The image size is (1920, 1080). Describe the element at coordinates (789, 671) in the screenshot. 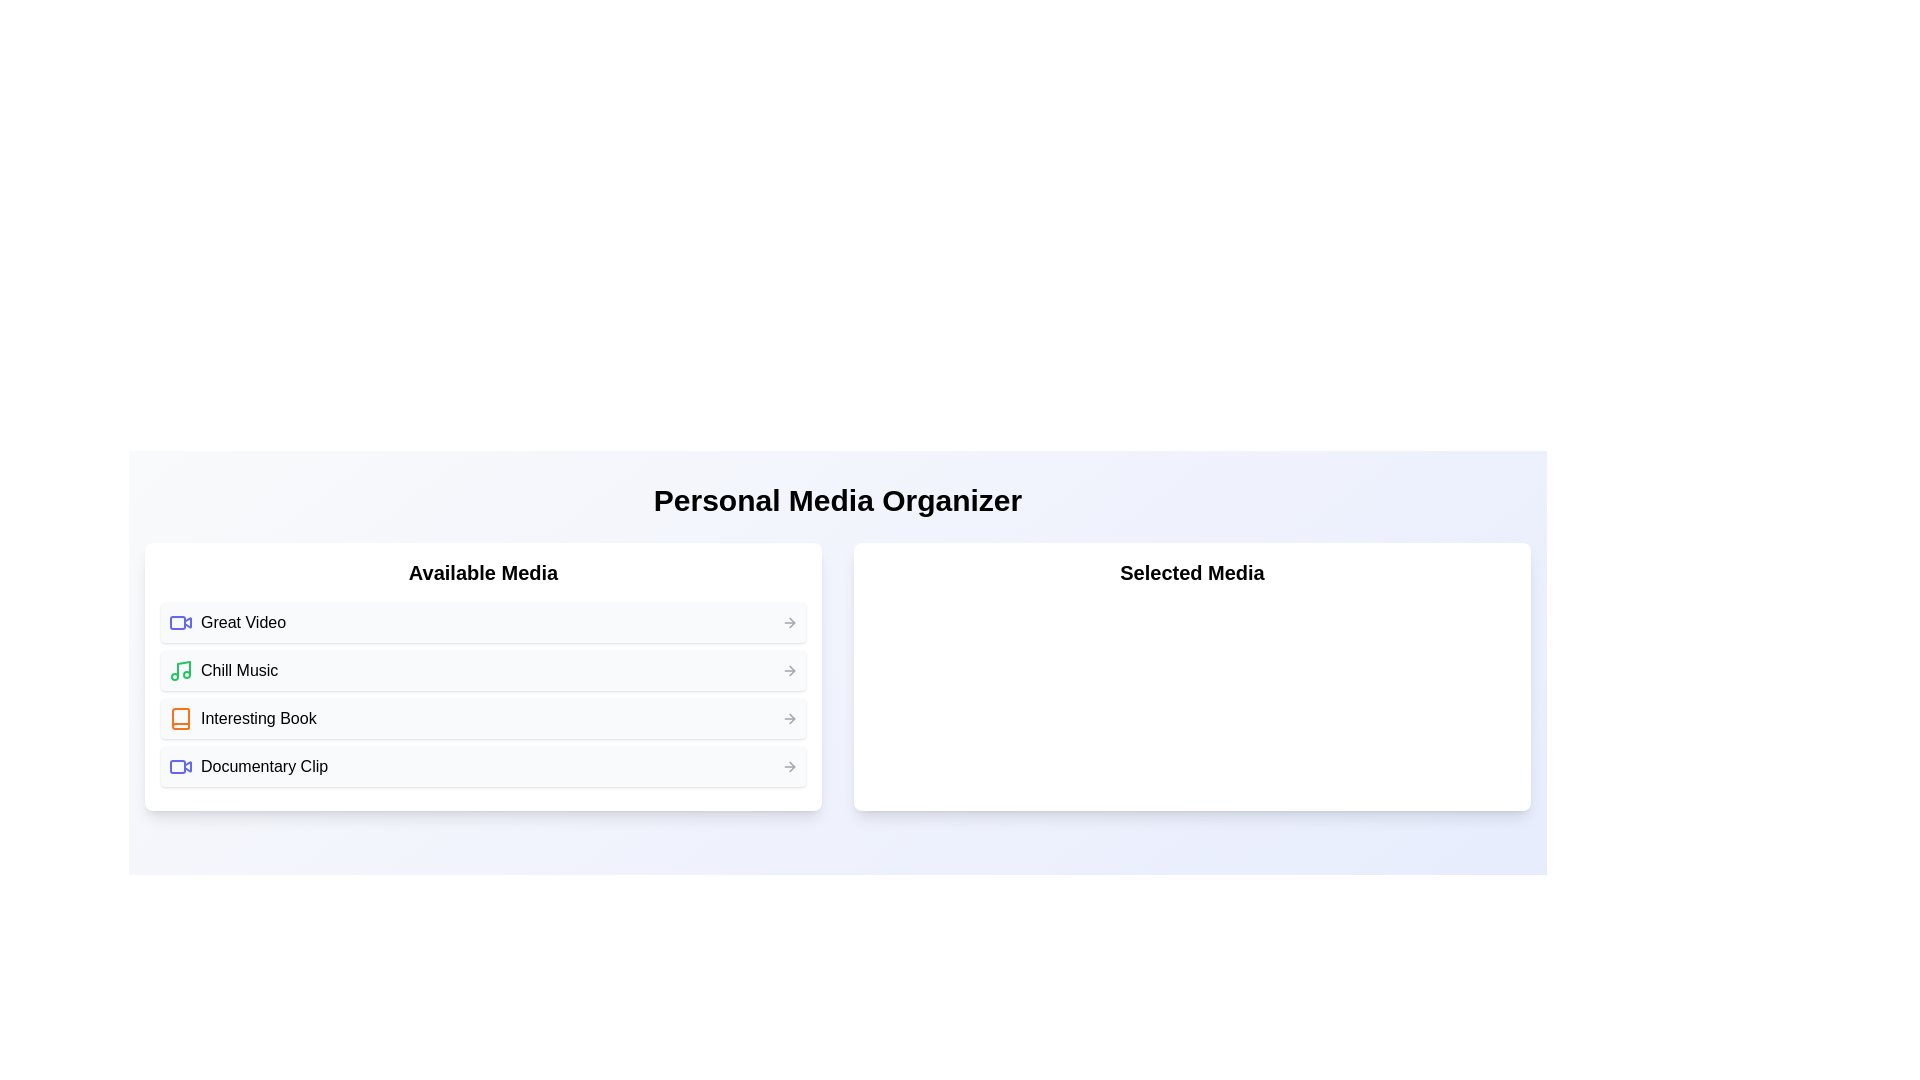

I see `the Arrow Indicator icon located at the right end of the 'Chill Music' media item in the 'Available Media' section` at that location.